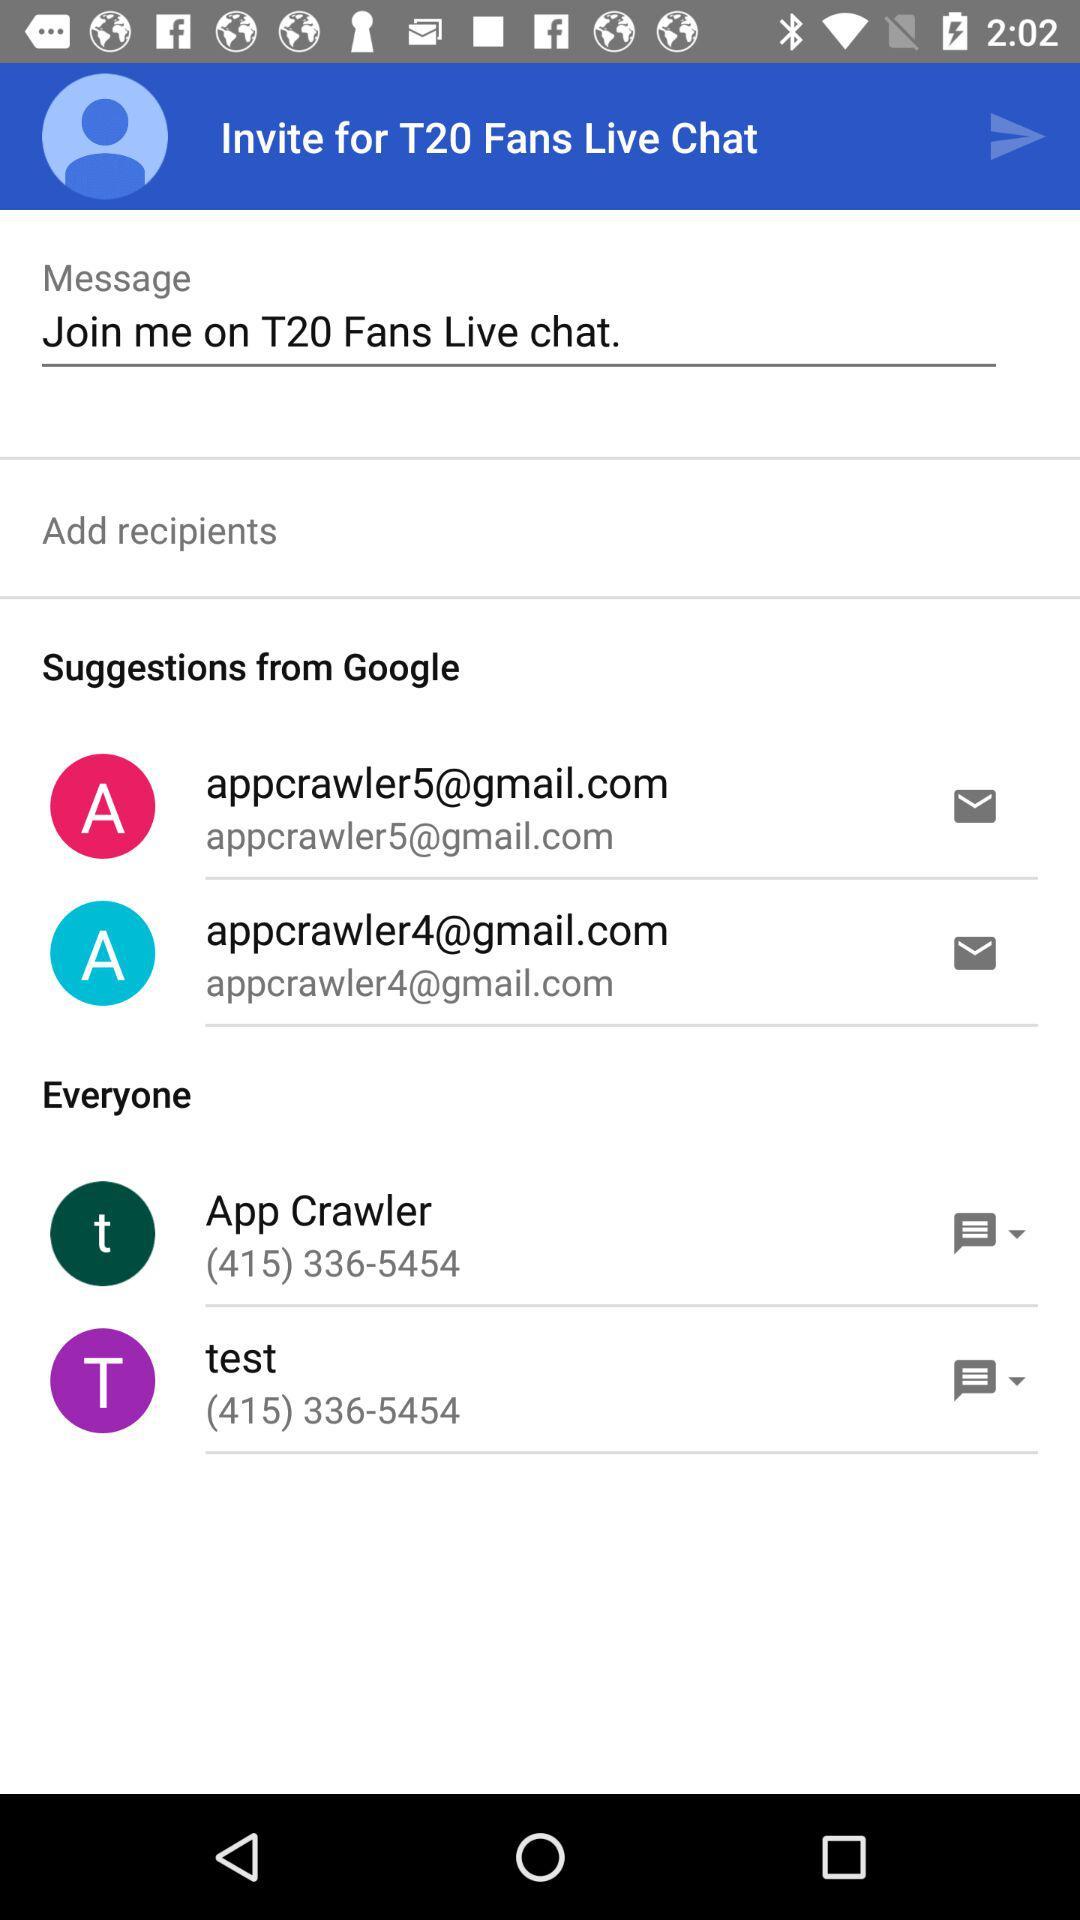 Image resolution: width=1080 pixels, height=1920 pixels. What do you see at coordinates (1017, 135) in the screenshot?
I see `the item above join me on` at bounding box center [1017, 135].